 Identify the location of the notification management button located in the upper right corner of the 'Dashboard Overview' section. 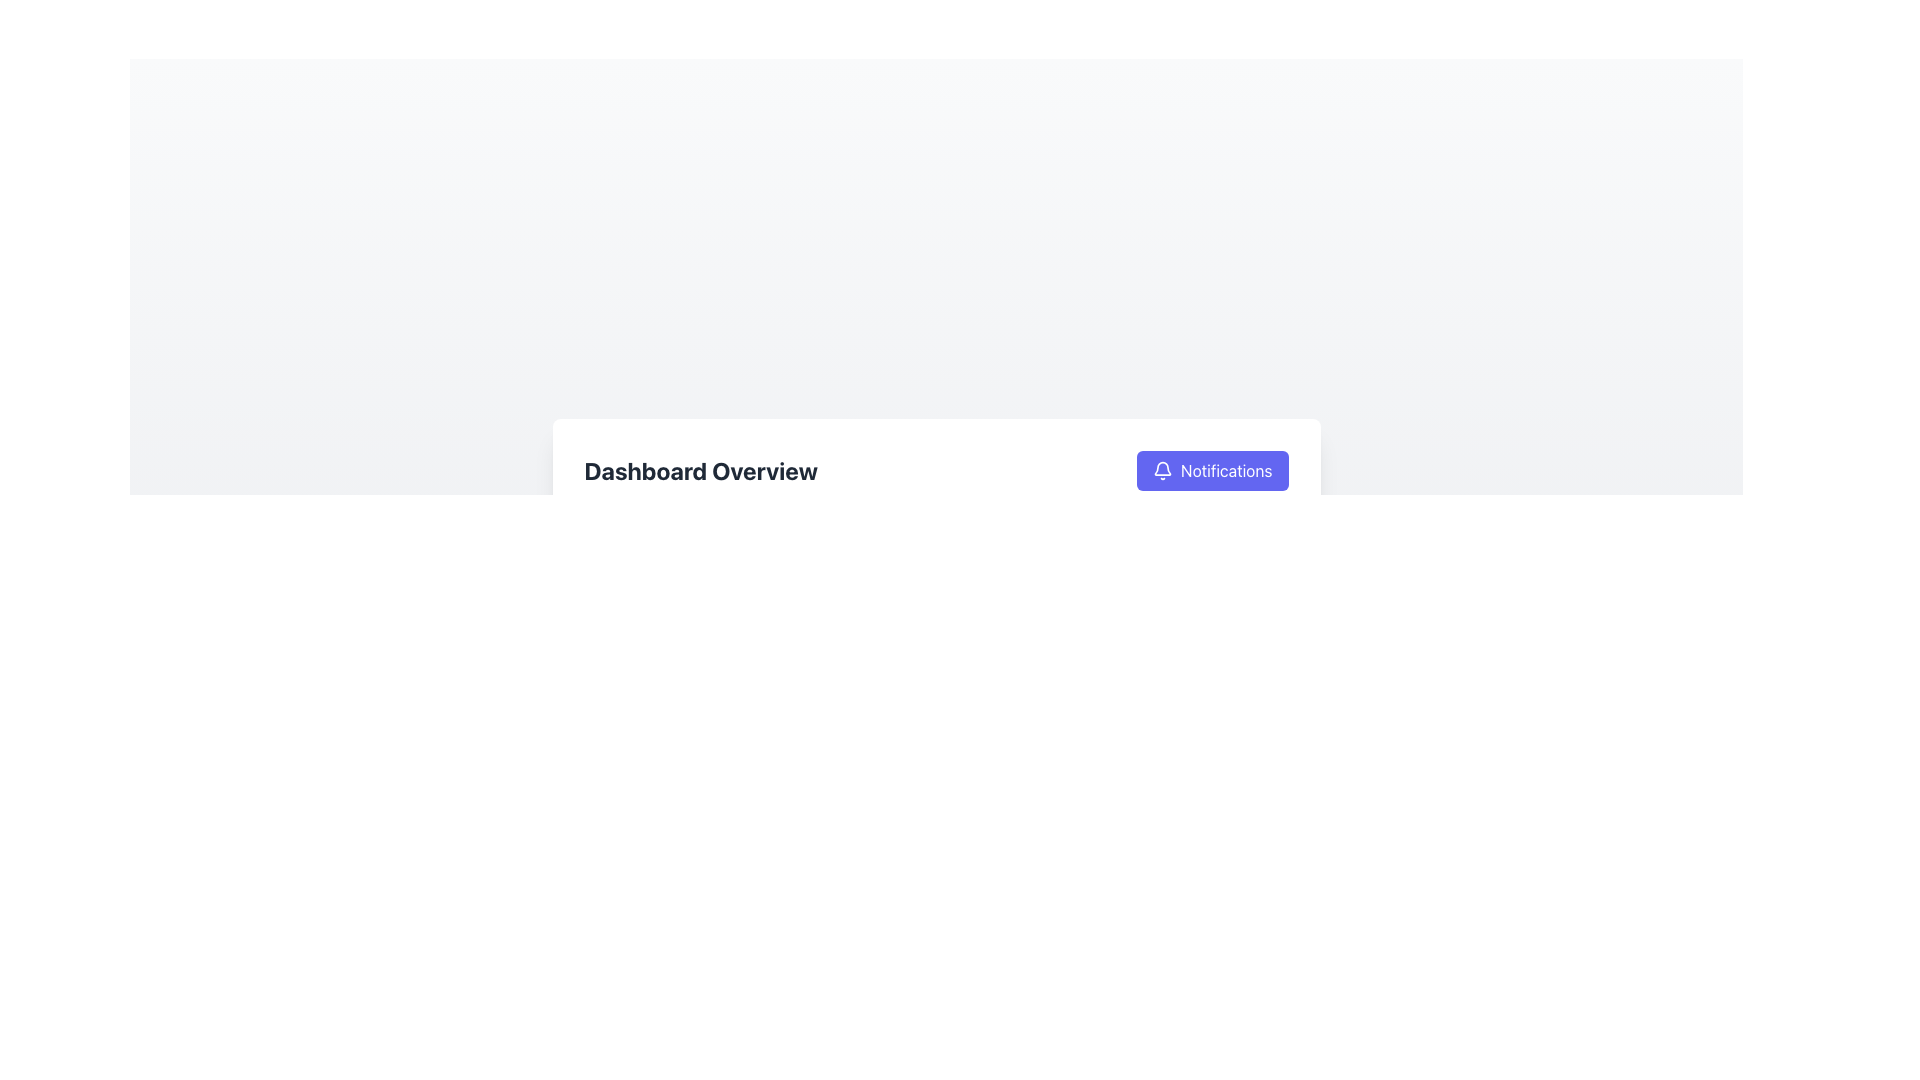
(1211, 470).